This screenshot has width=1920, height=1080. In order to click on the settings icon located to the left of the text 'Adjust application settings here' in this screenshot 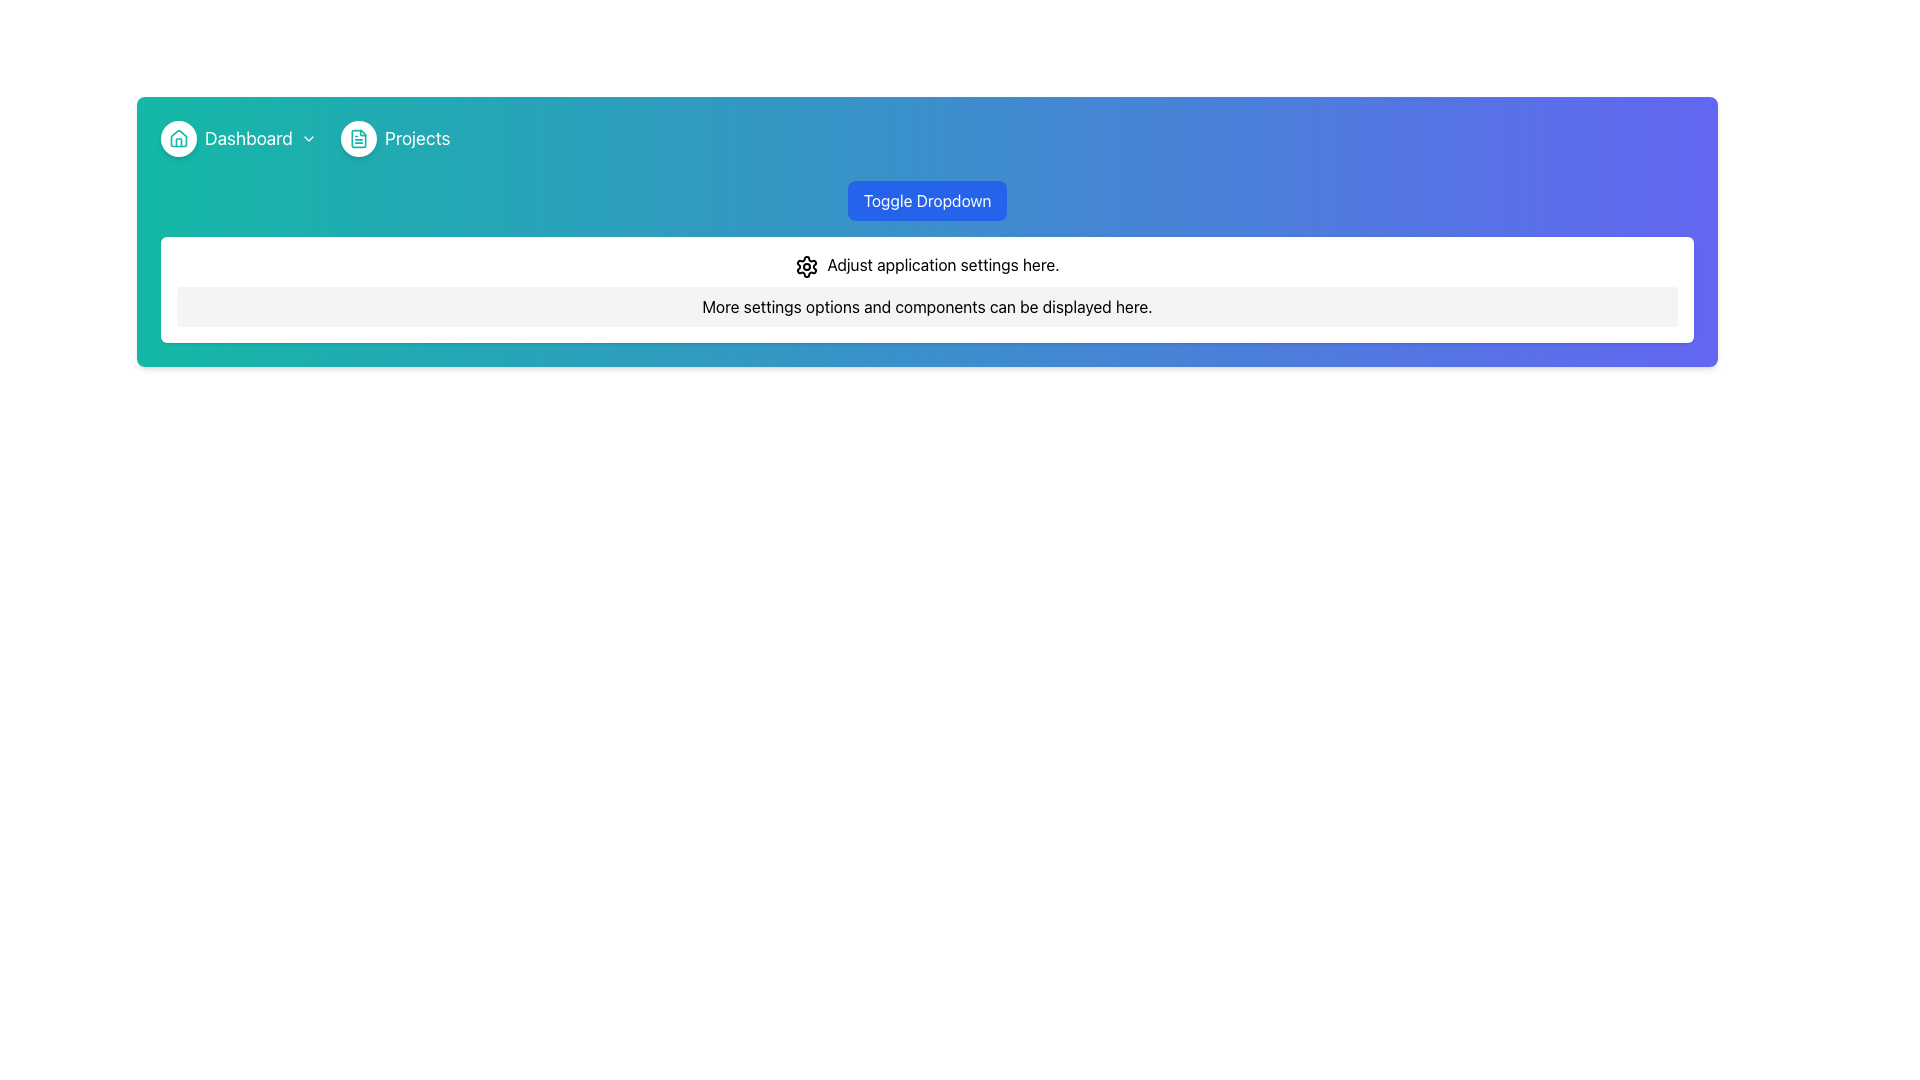, I will do `click(807, 265)`.